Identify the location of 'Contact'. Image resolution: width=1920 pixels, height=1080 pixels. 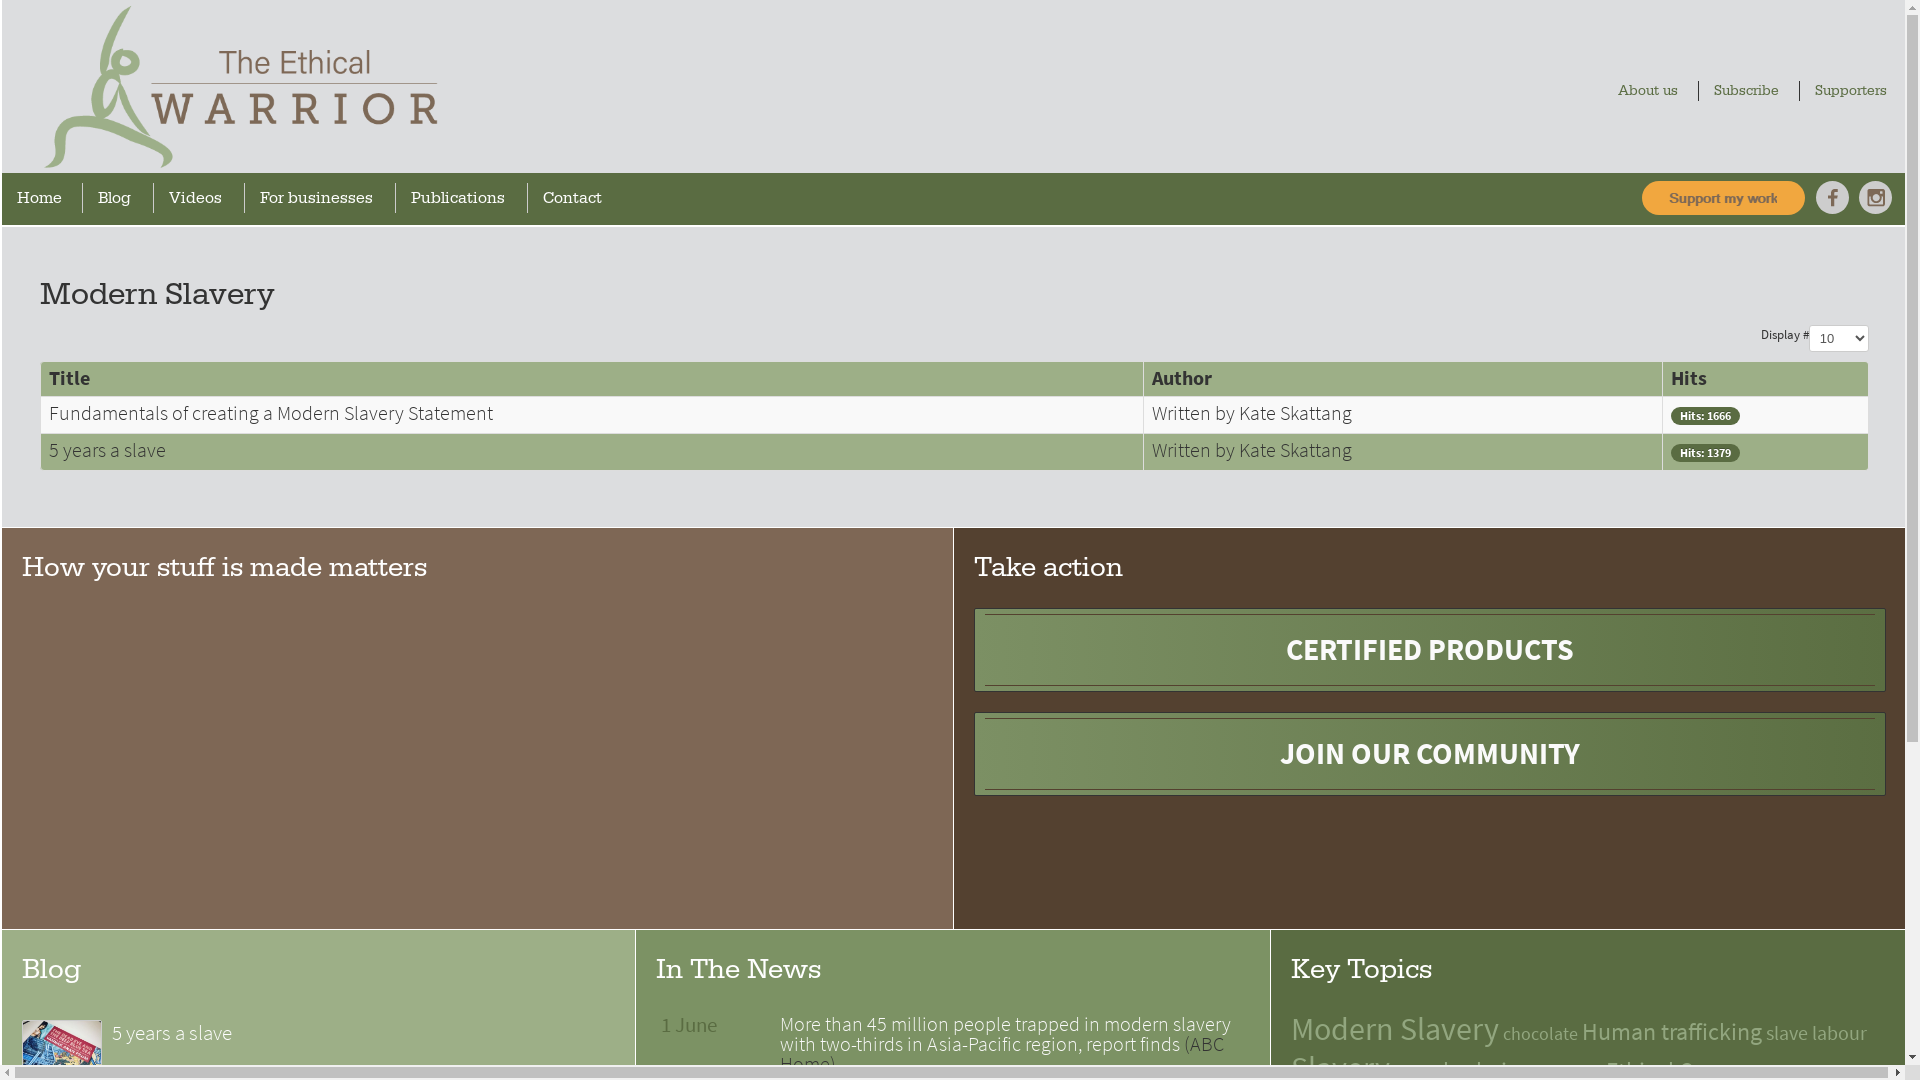
(576, 197).